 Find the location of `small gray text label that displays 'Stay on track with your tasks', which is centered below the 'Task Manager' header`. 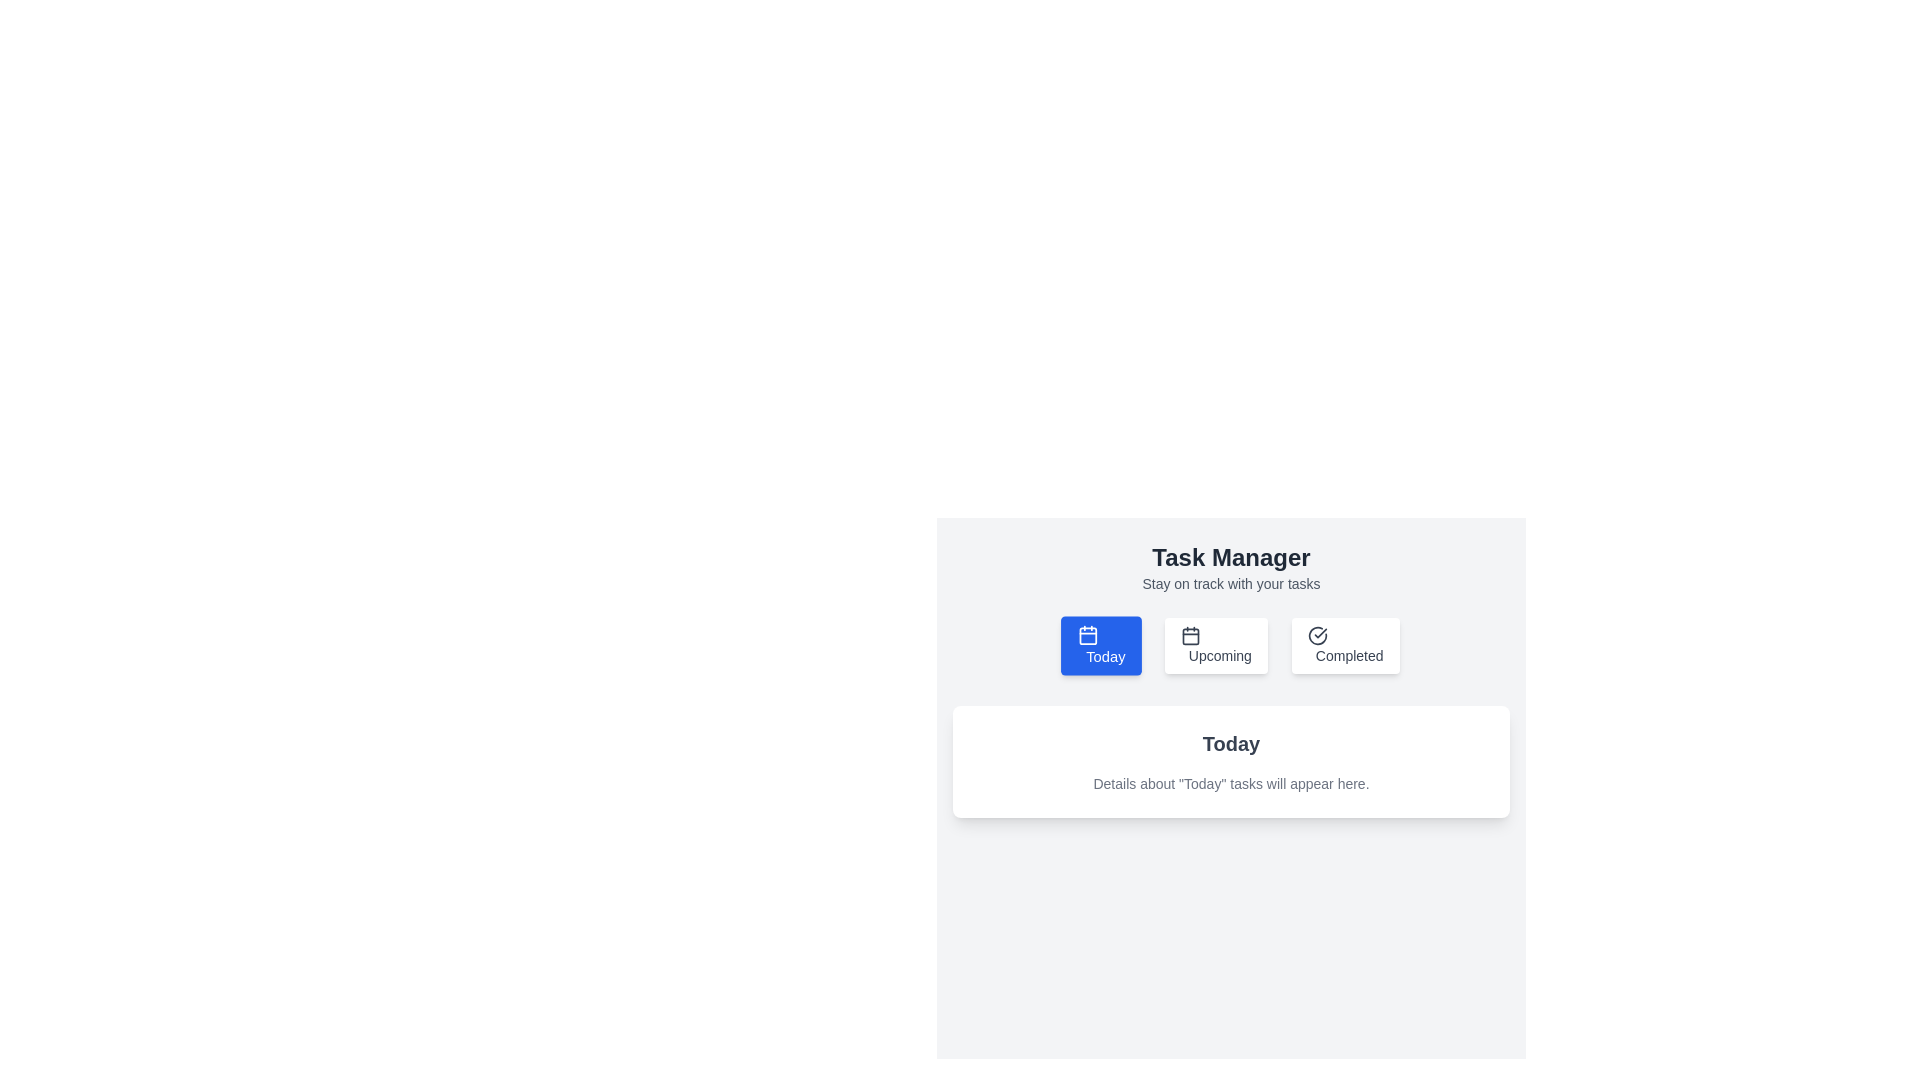

small gray text label that displays 'Stay on track with your tasks', which is centered below the 'Task Manager' header is located at coordinates (1230, 583).